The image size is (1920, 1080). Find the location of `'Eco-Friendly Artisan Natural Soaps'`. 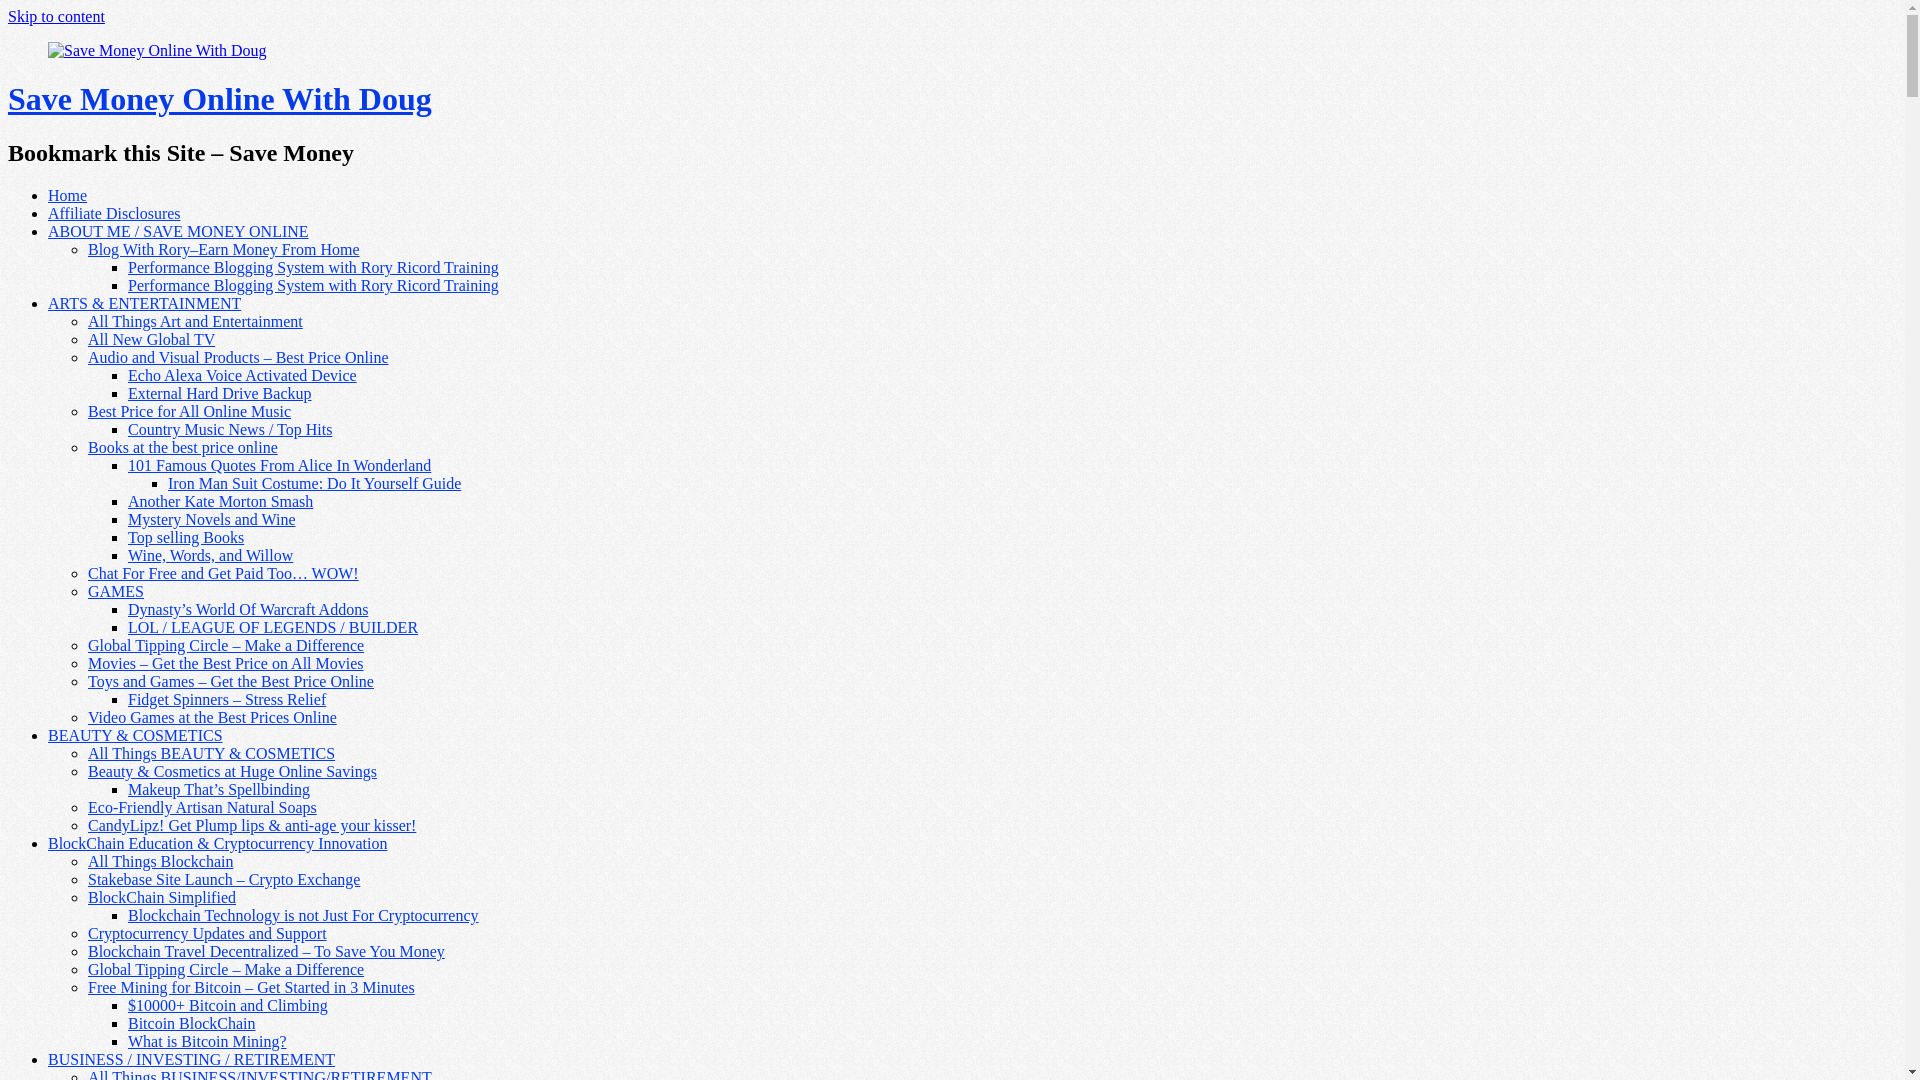

'Eco-Friendly Artisan Natural Soaps' is located at coordinates (86, 806).